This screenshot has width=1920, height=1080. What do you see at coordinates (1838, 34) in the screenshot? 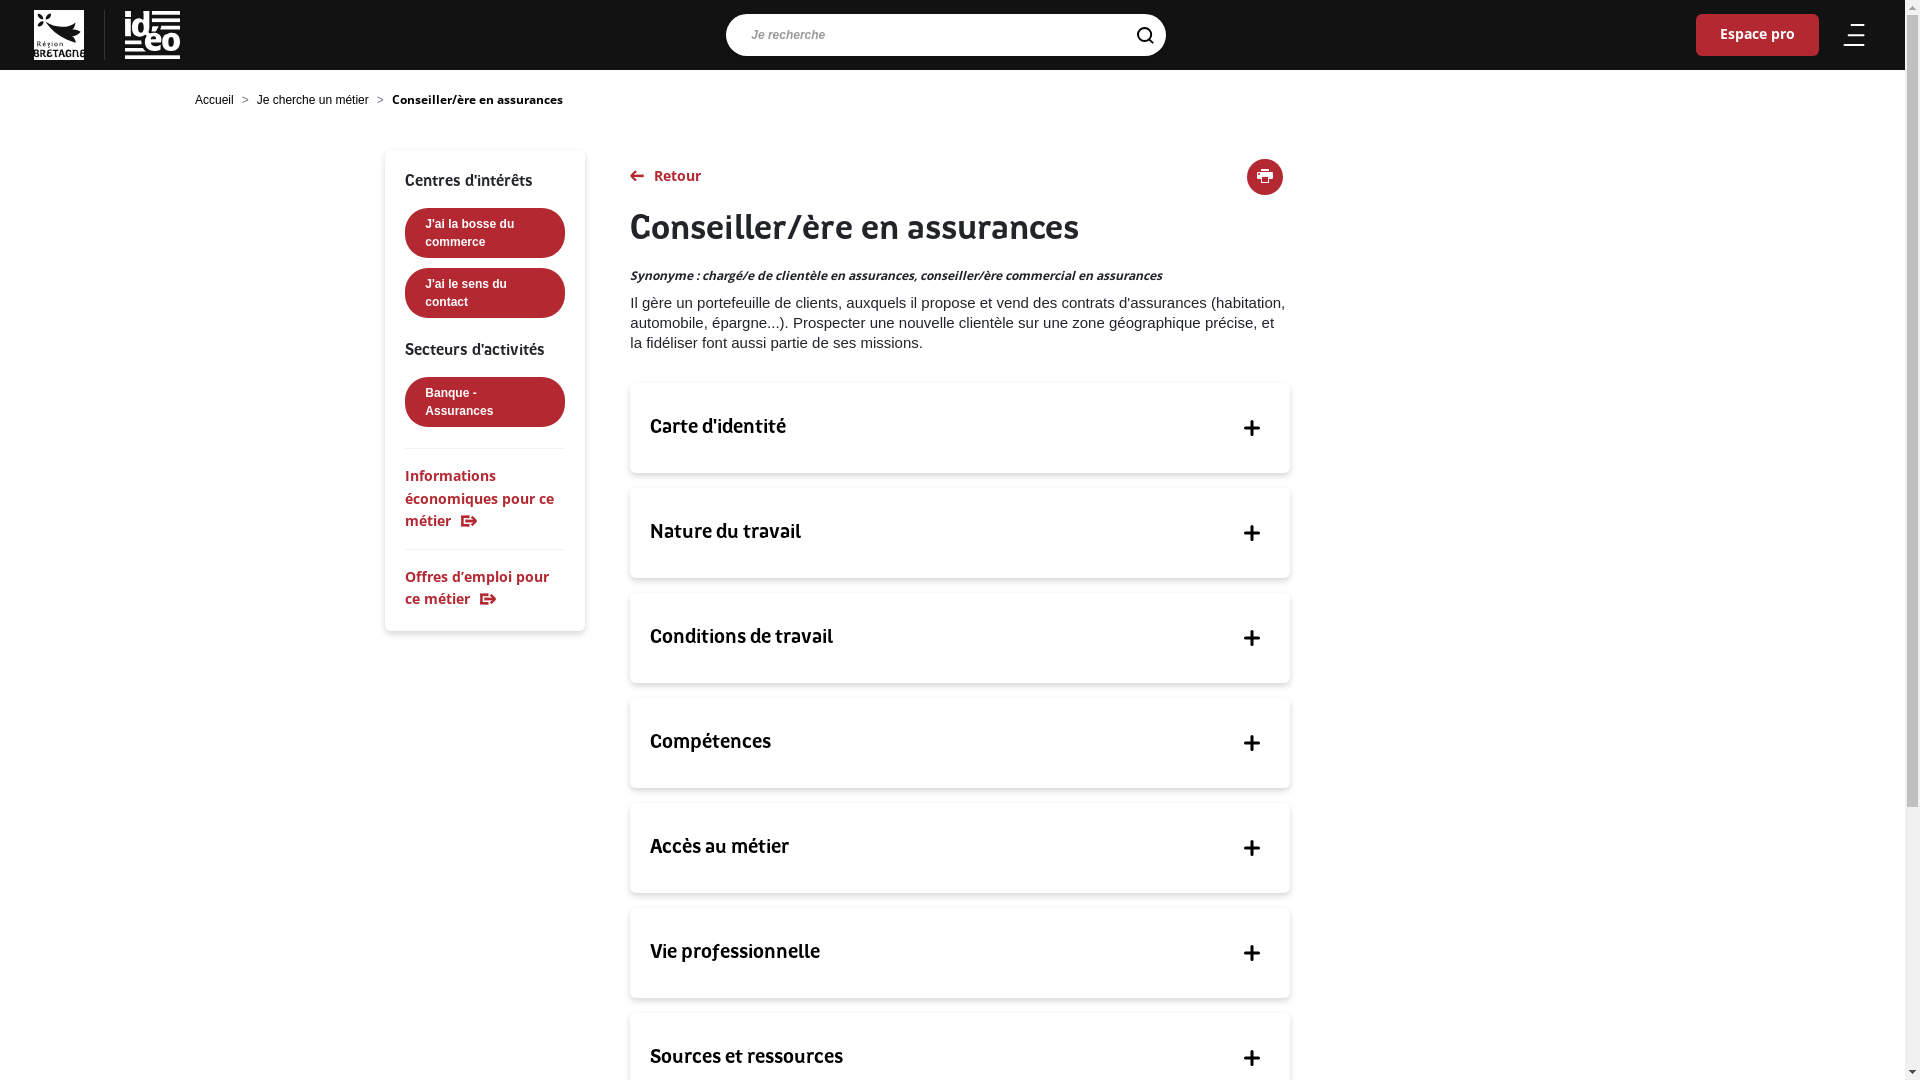
I see `'Menu'` at bounding box center [1838, 34].